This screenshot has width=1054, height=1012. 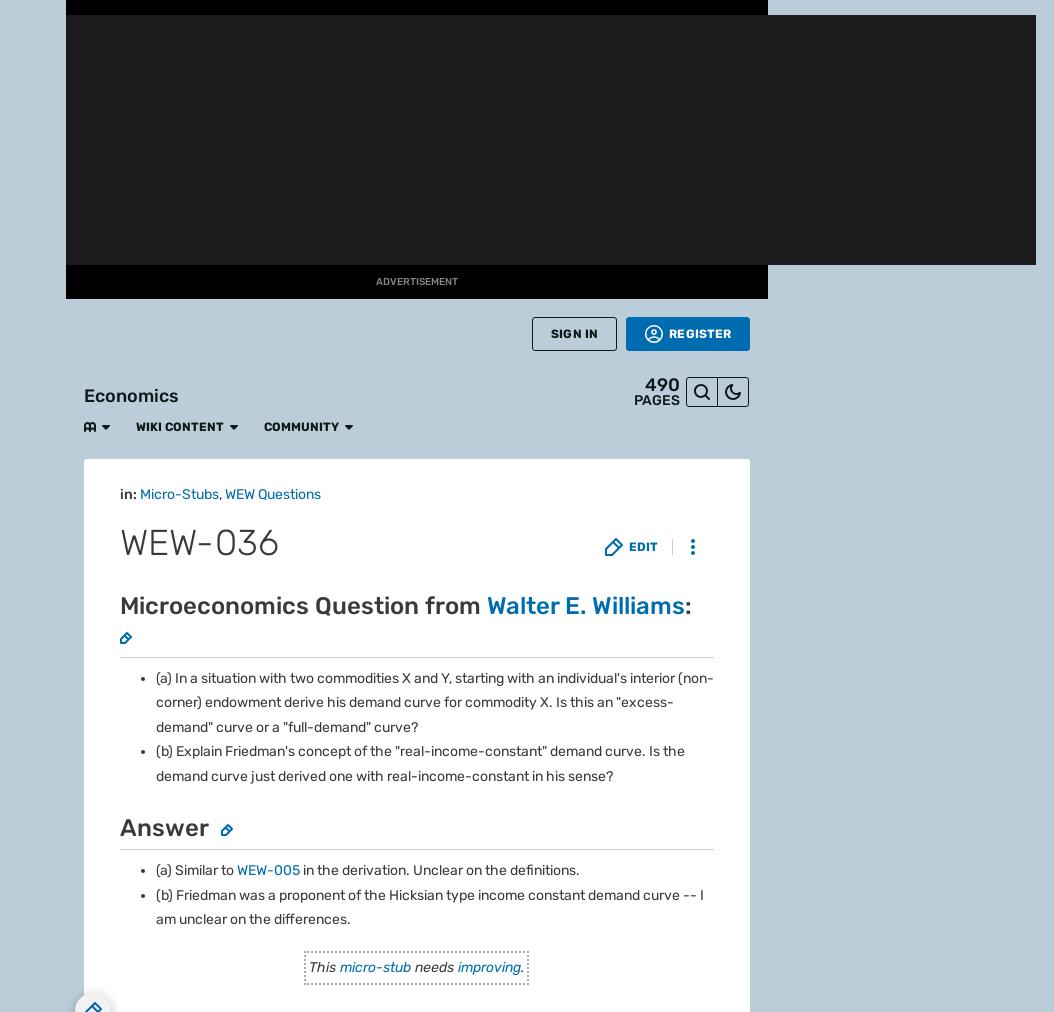 I want to click on 'Explore properties', so click(x=151, y=279).